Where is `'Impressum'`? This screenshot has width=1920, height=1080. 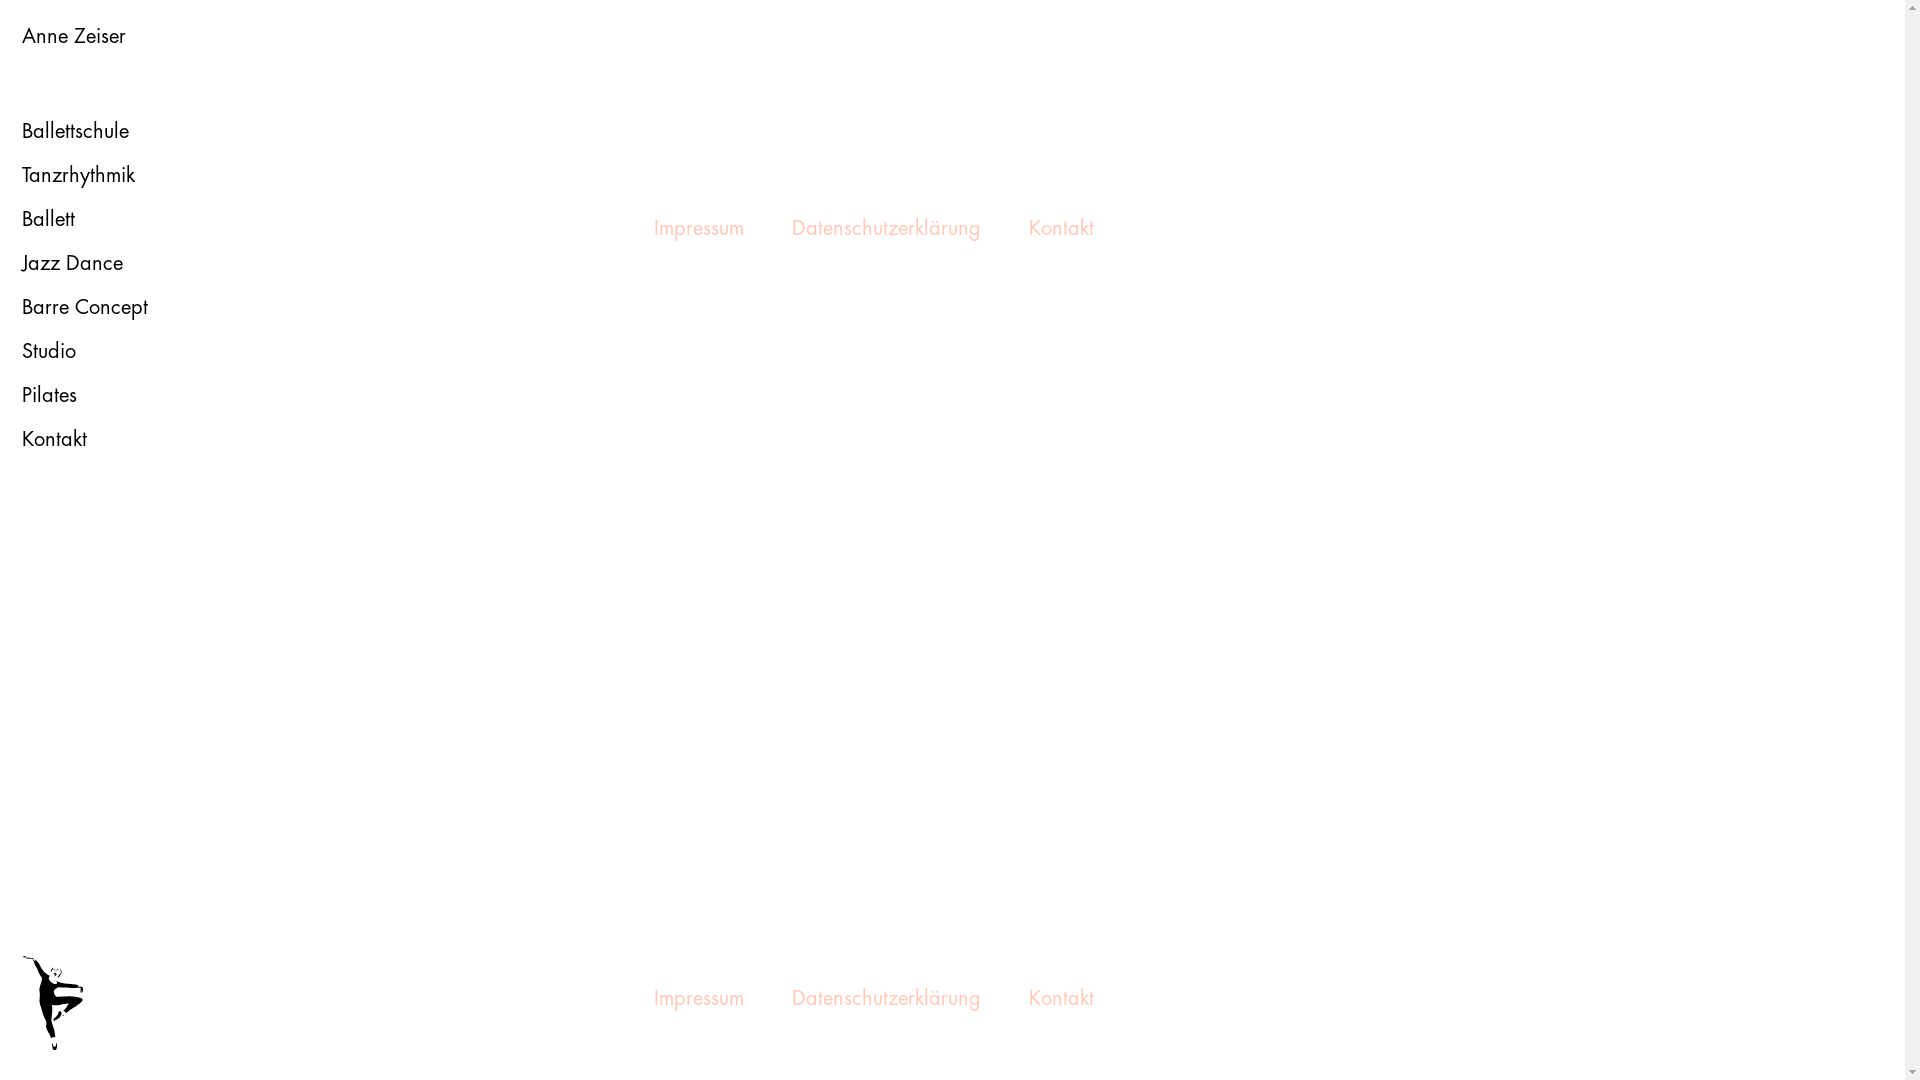
'Impressum' is located at coordinates (653, 998).